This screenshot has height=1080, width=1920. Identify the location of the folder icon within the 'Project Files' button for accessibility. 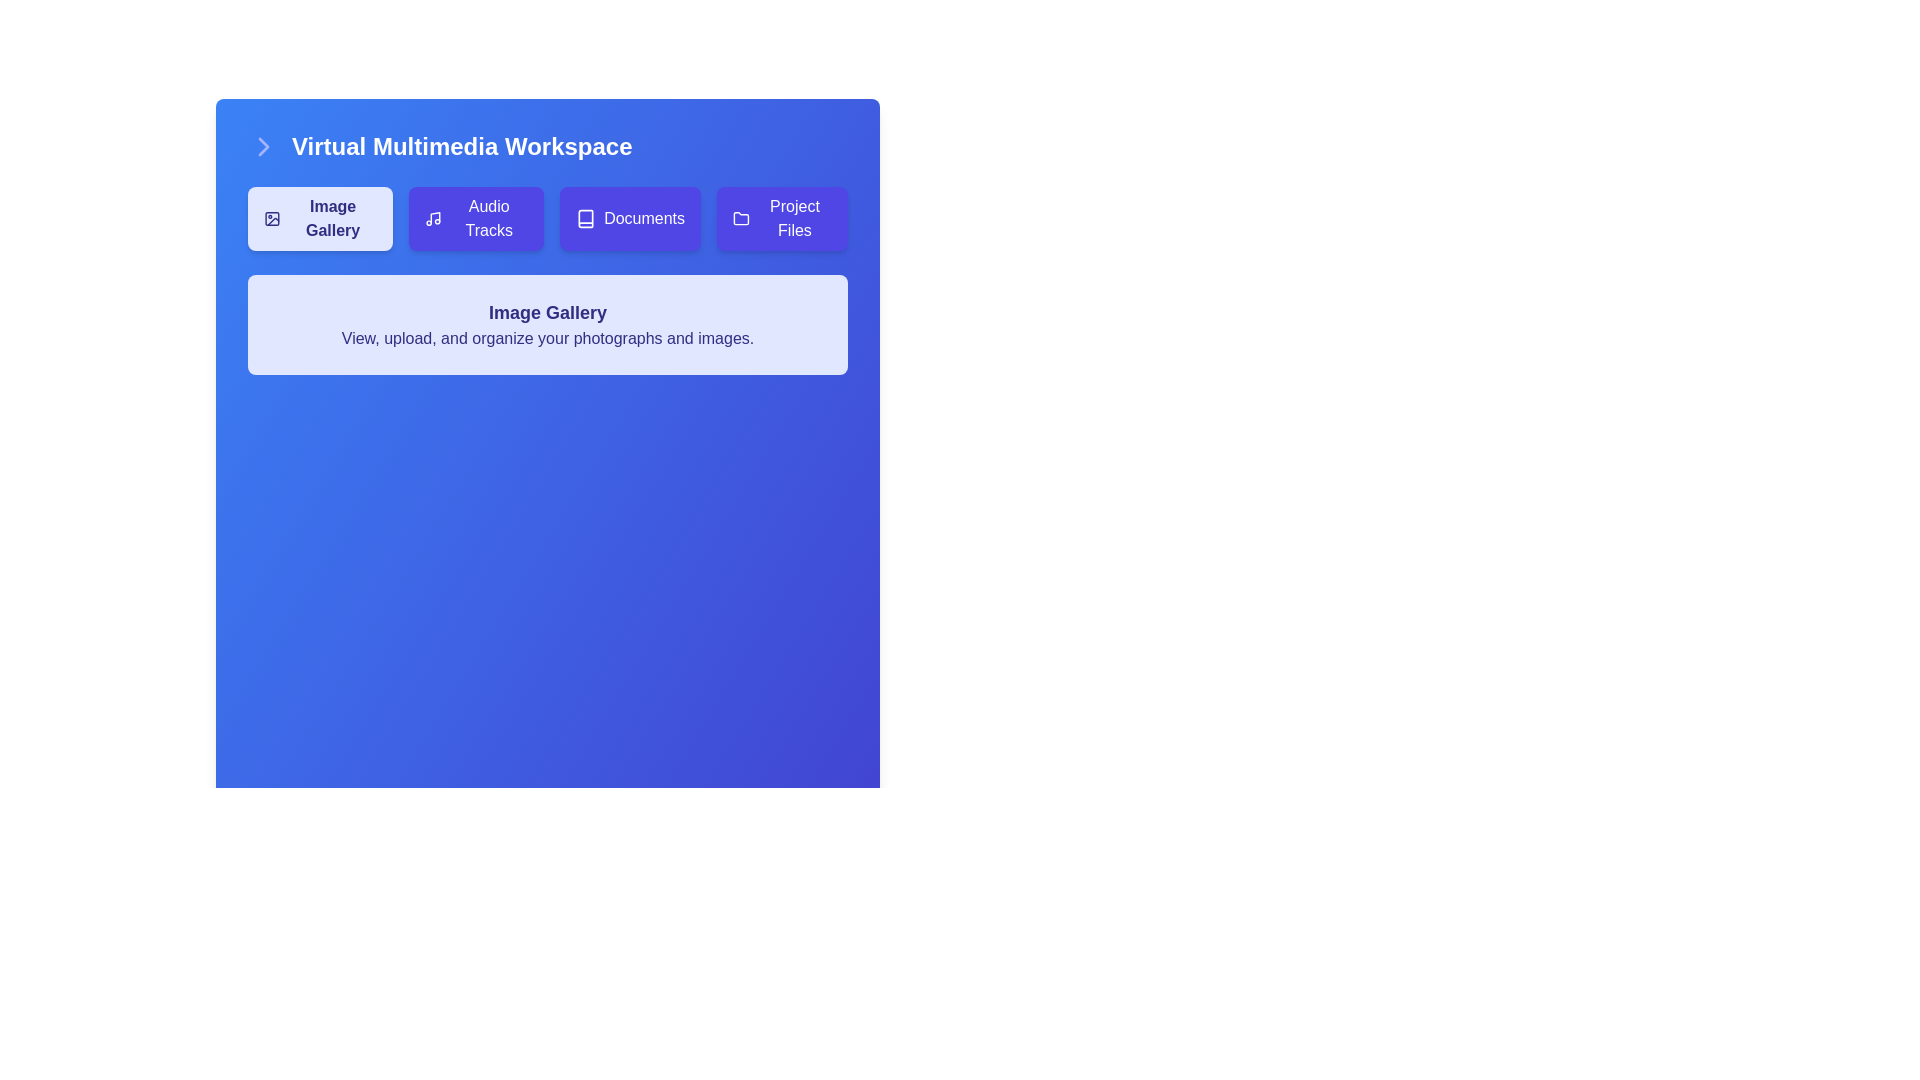
(740, 219).